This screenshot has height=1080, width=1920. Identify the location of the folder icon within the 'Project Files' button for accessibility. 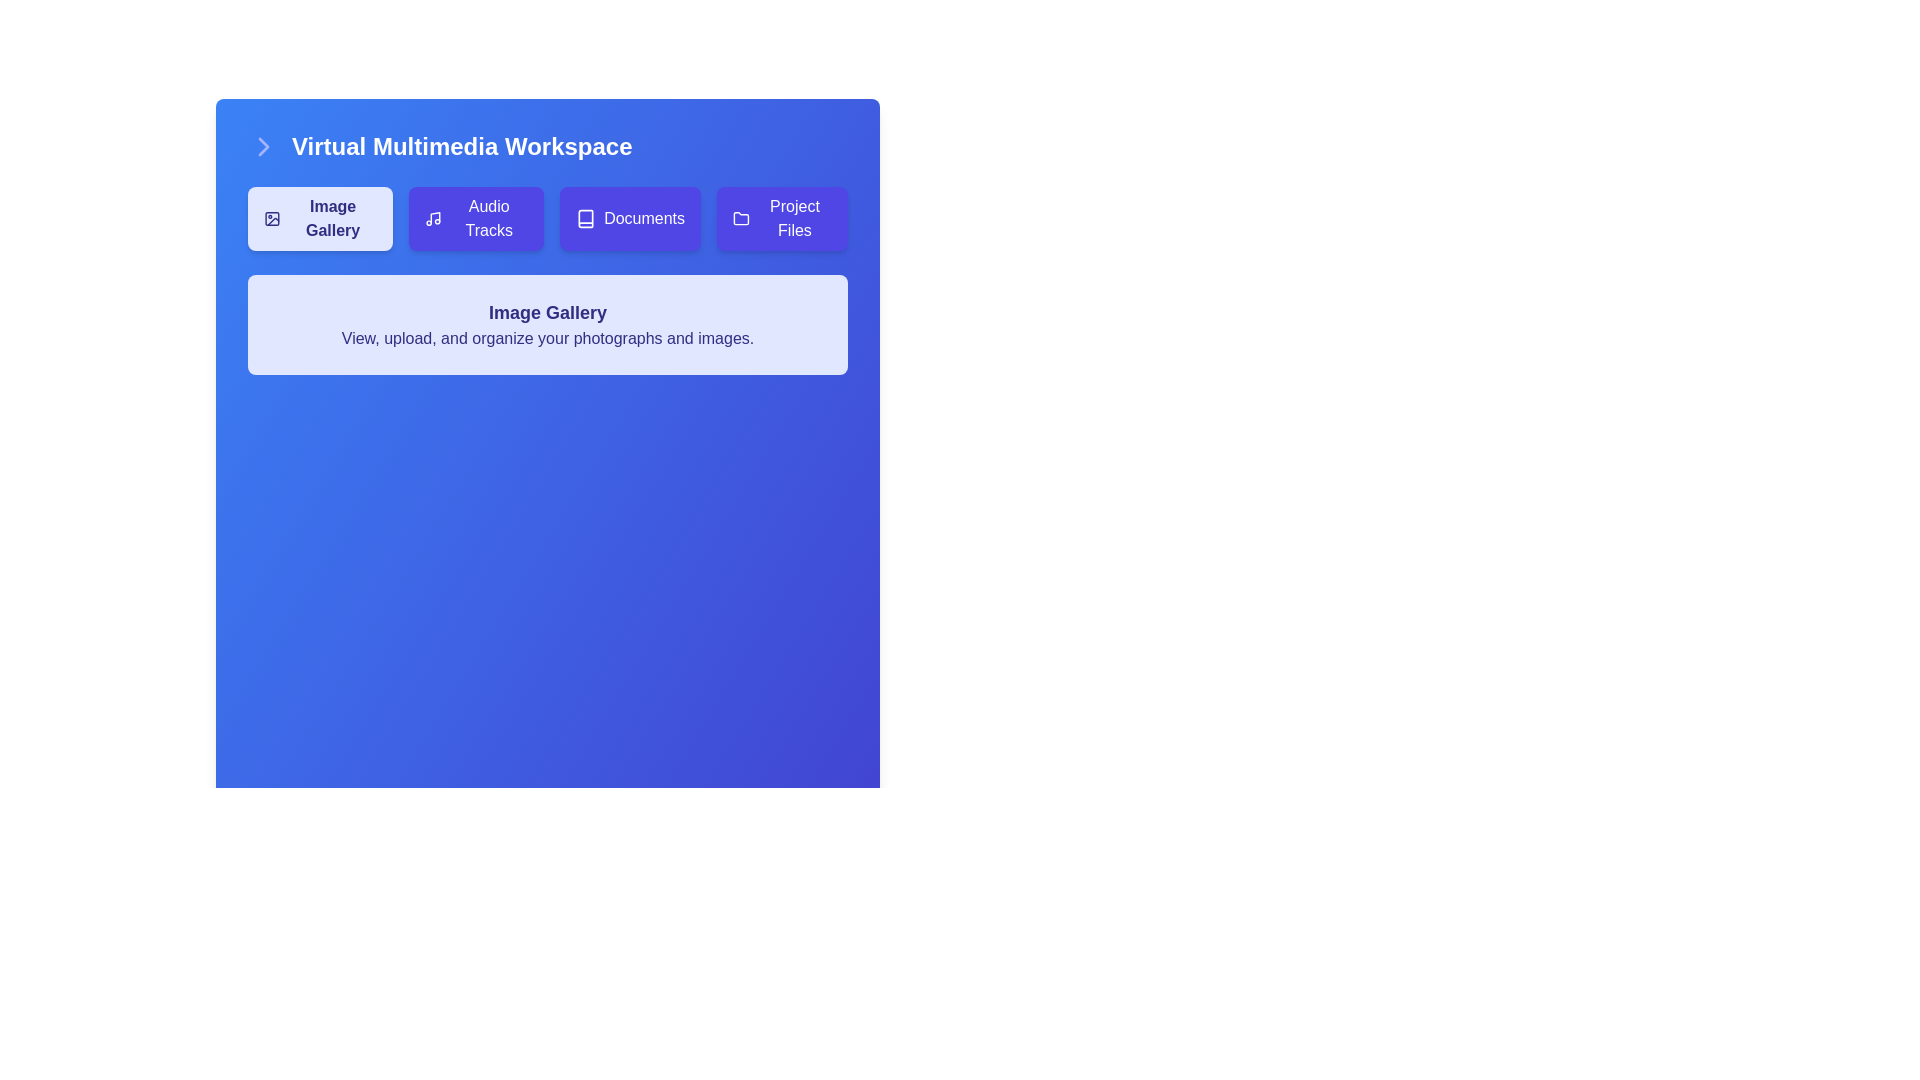
(740, 219).